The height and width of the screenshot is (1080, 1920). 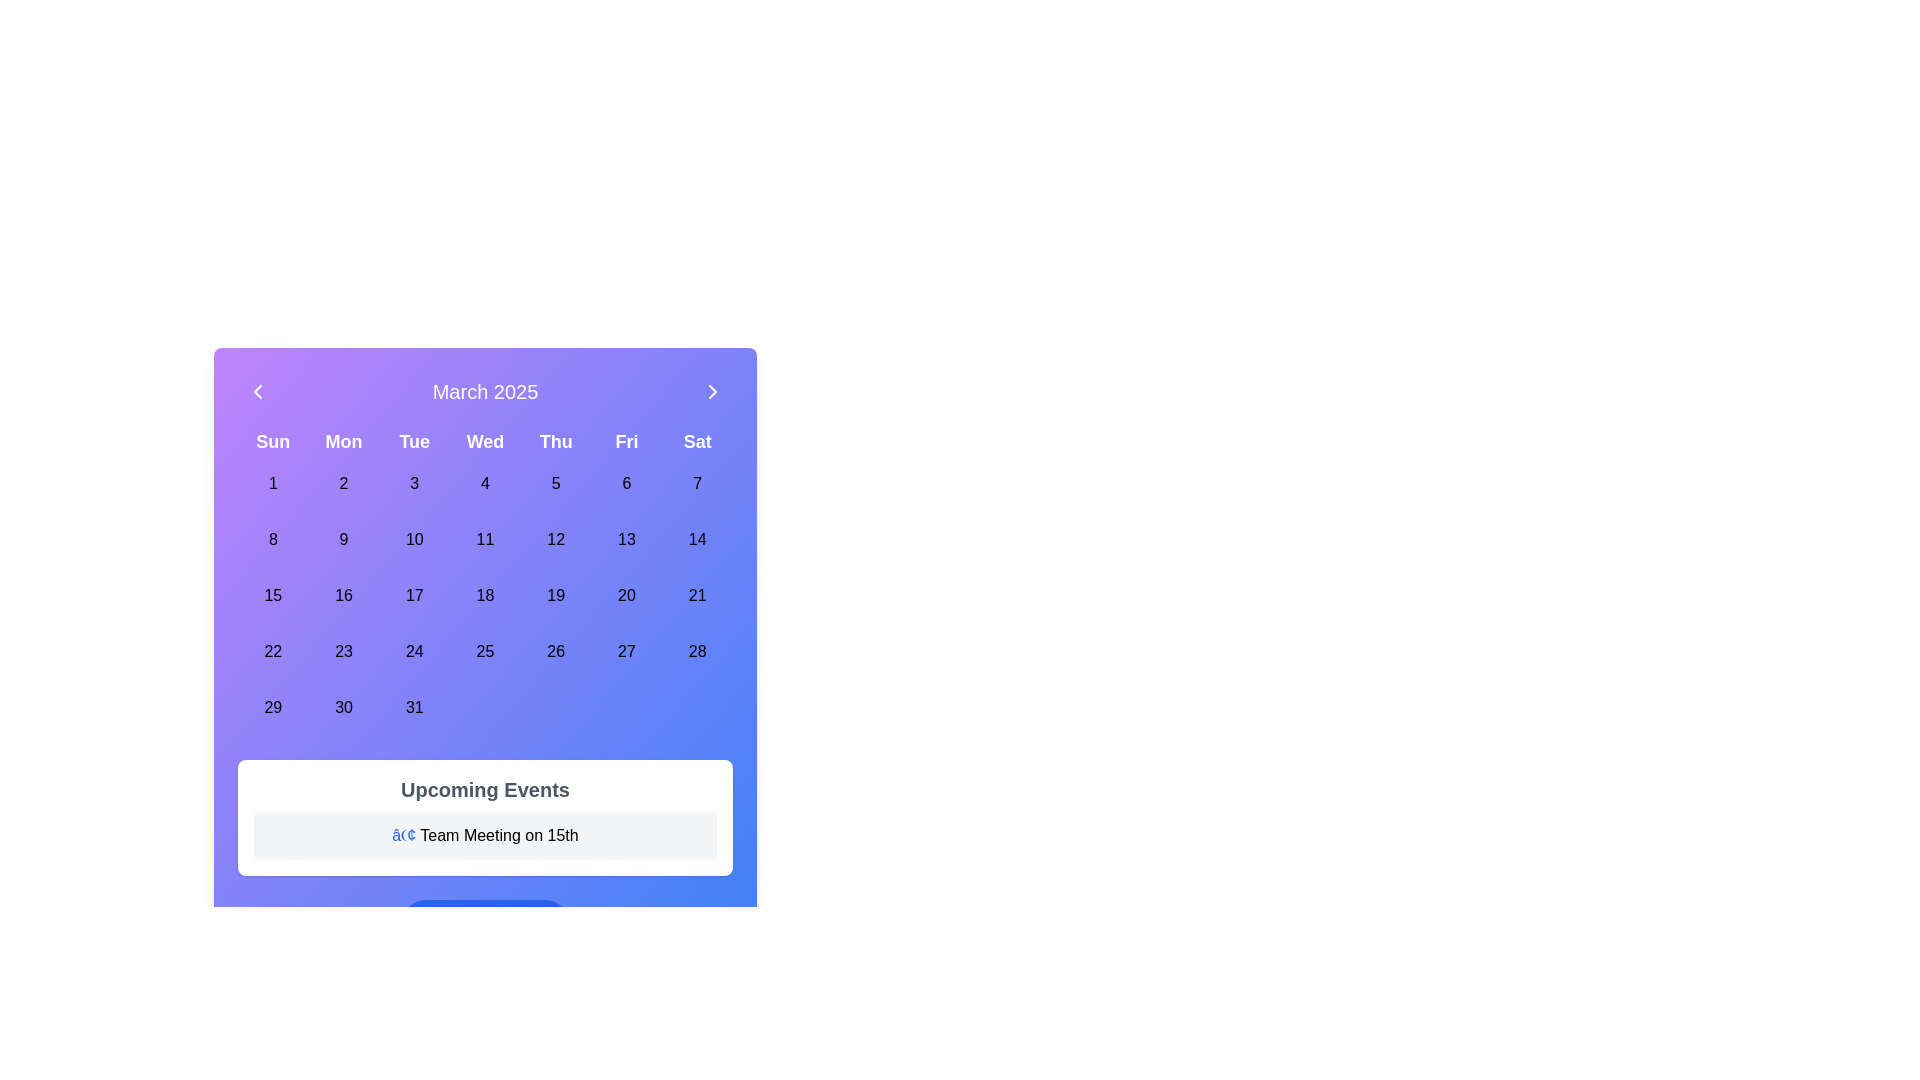 What do you see at coordinates (556, 595) in the screenshot?
I see `the rounded rectangular button displaying the number '19'` at bounding box center [556, 595].